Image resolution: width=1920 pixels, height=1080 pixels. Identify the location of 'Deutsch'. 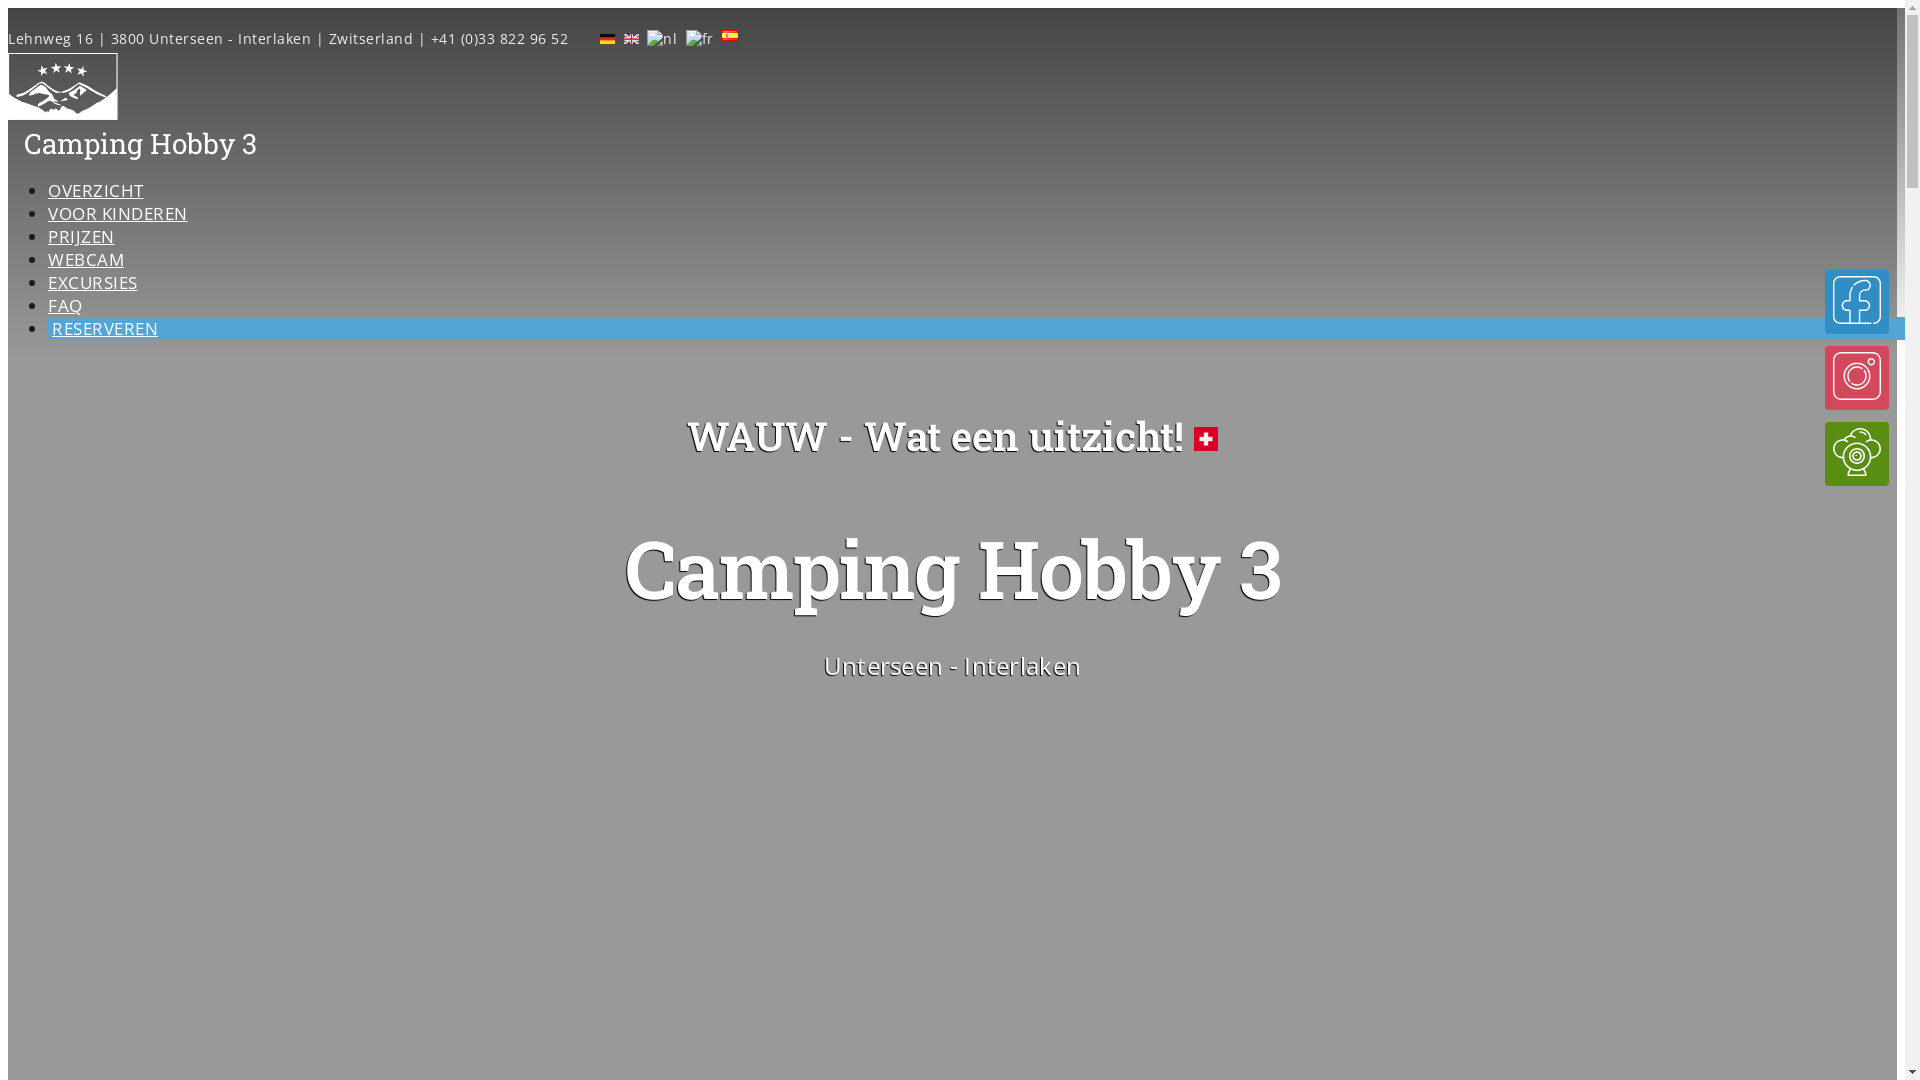
(606, 38).